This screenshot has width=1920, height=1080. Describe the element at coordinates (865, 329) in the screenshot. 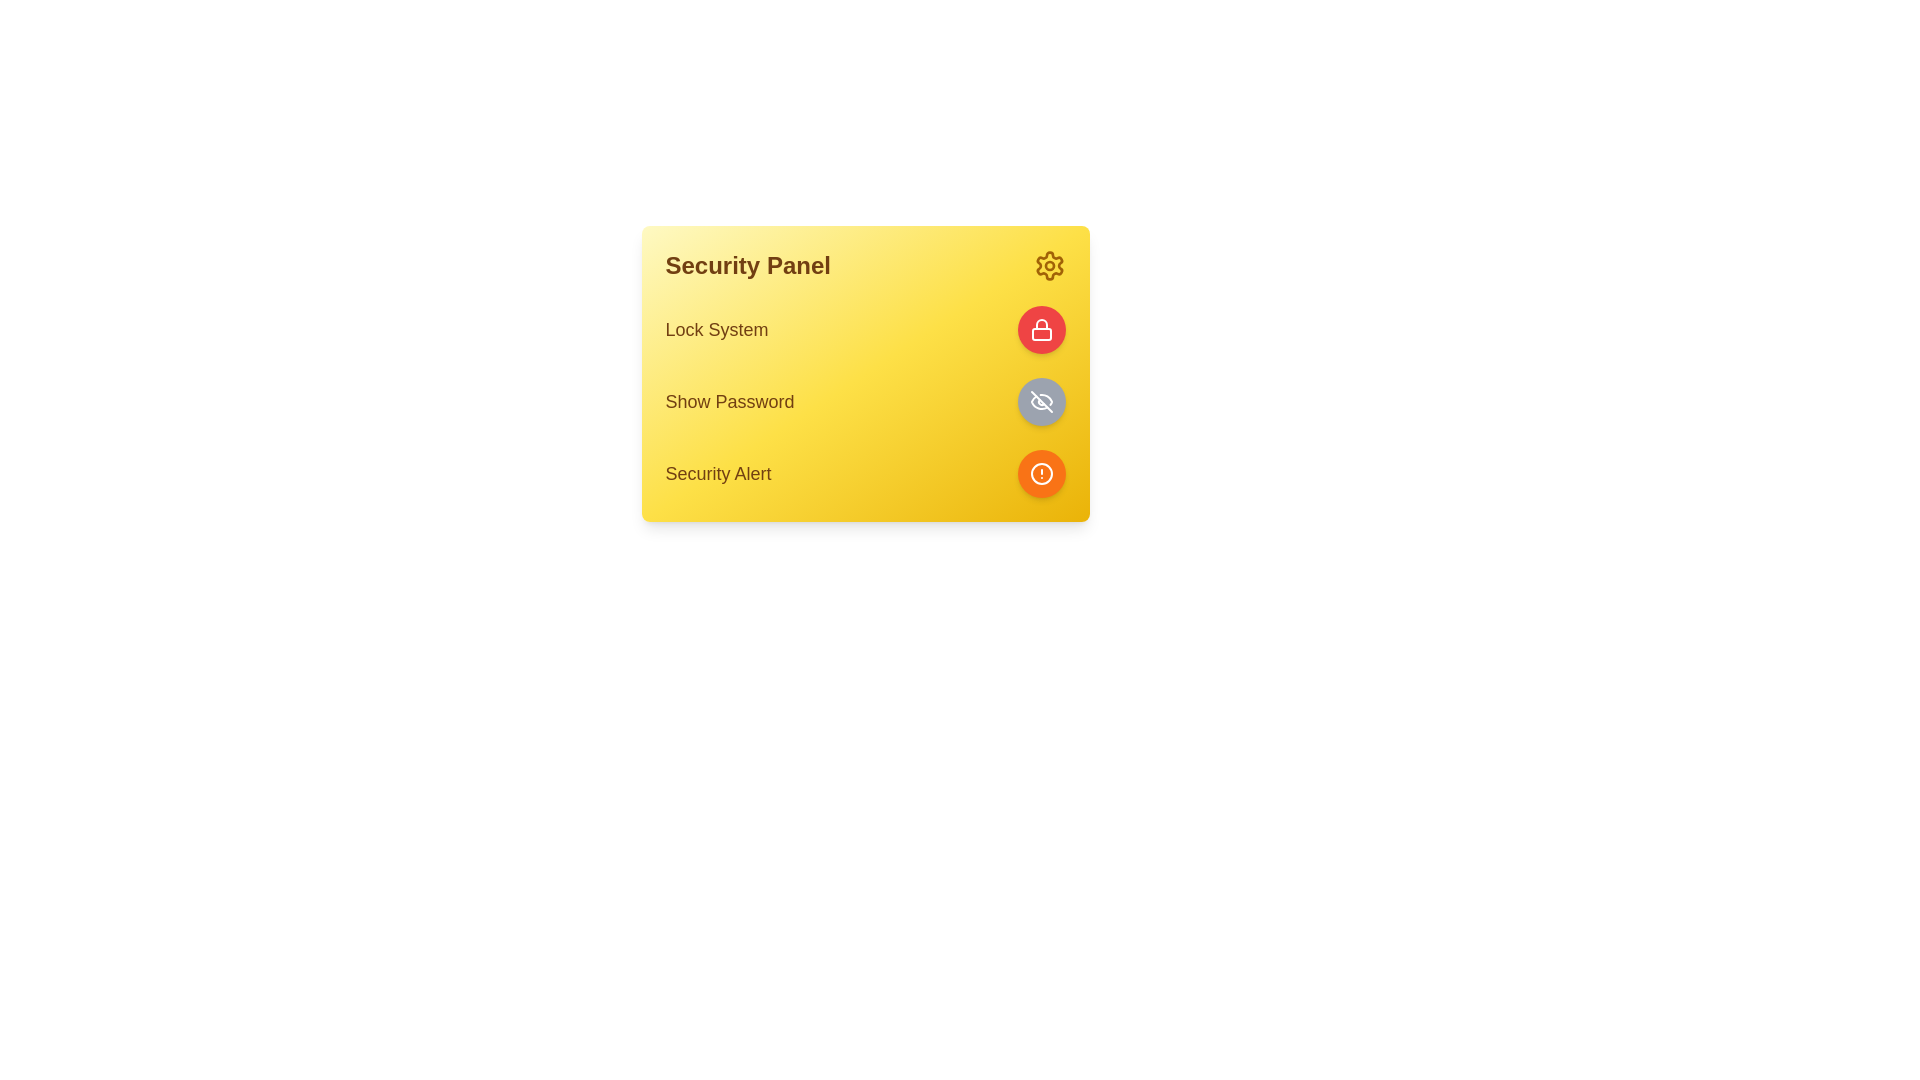

I see `the 'Lock System' element, which consists of a bold, golden-brown text label and a round red button with a white lock icon, located in the Security Panel` at that location.